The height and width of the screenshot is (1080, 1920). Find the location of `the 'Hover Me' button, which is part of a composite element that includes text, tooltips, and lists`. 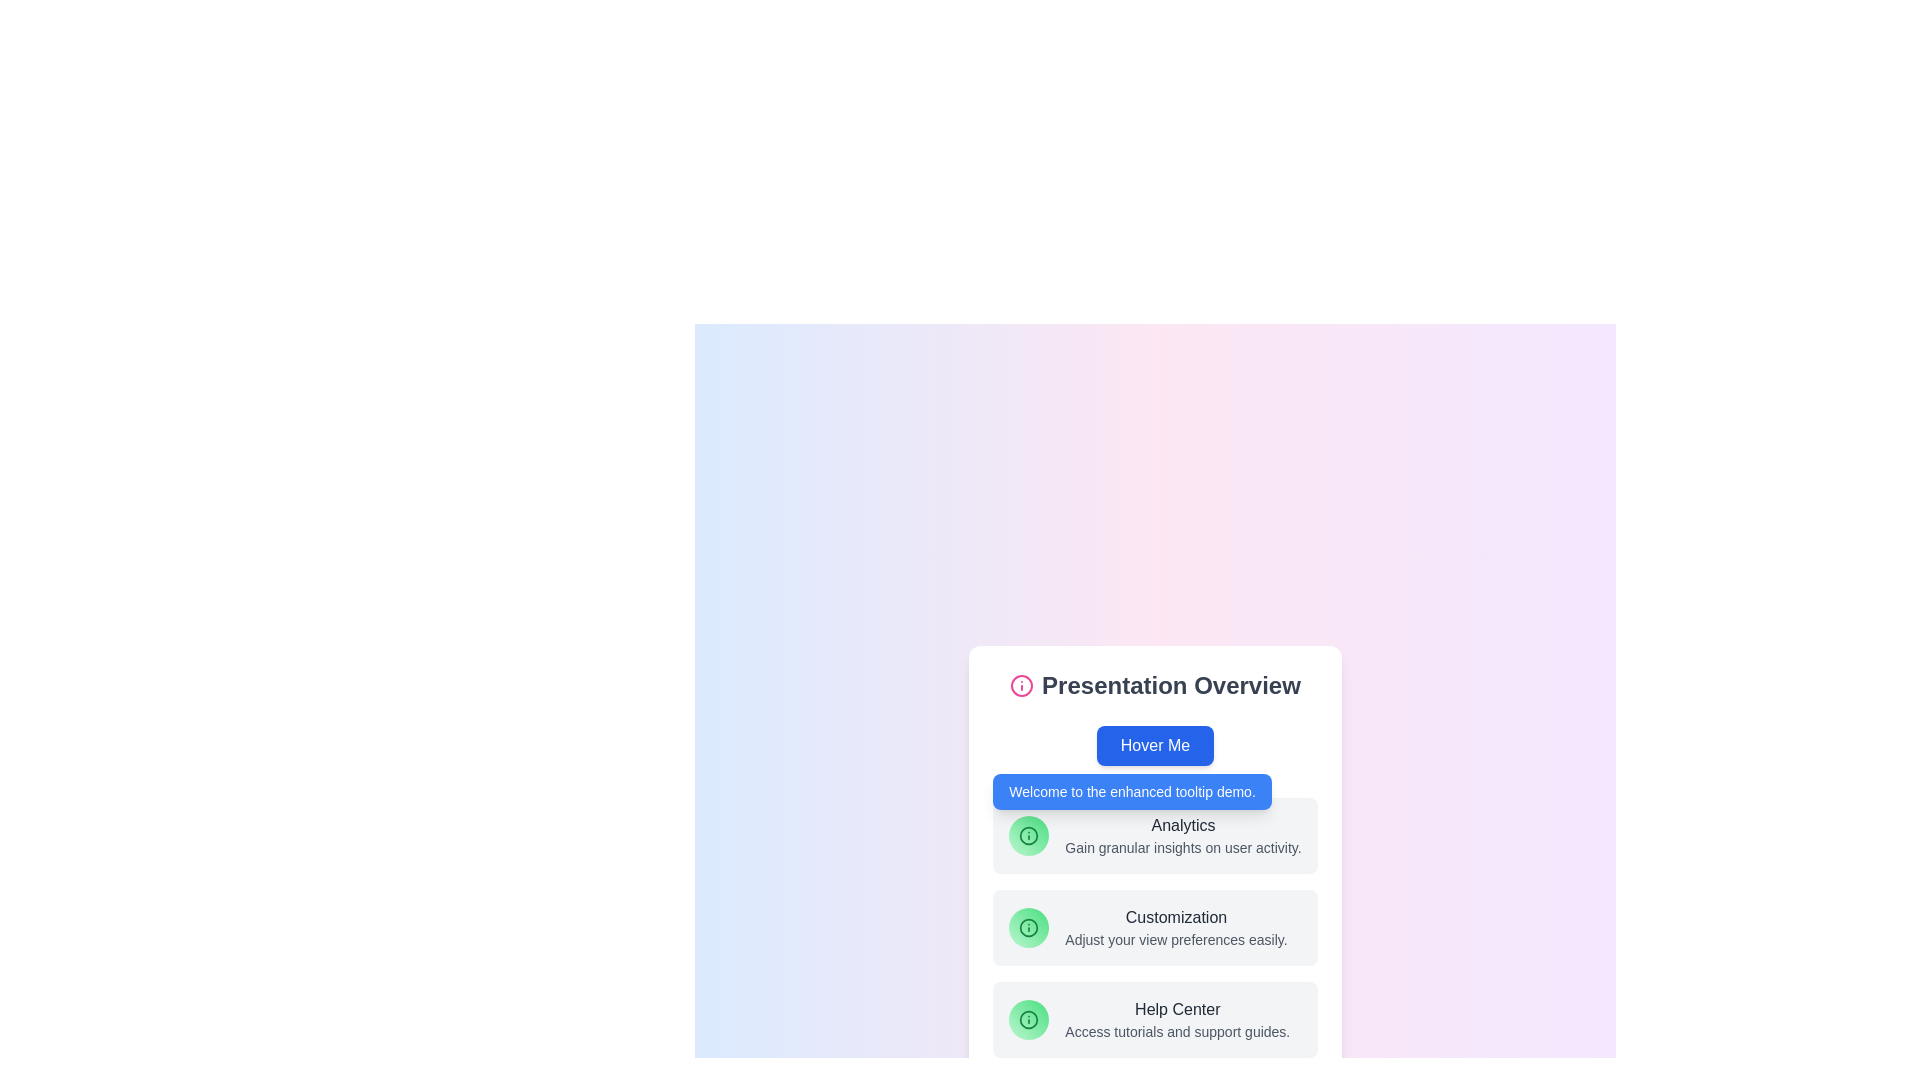

the 'Hover Me' button, which is part of a composite element that includes text, tooltips, and lists is located at coordinates (1155, 863).